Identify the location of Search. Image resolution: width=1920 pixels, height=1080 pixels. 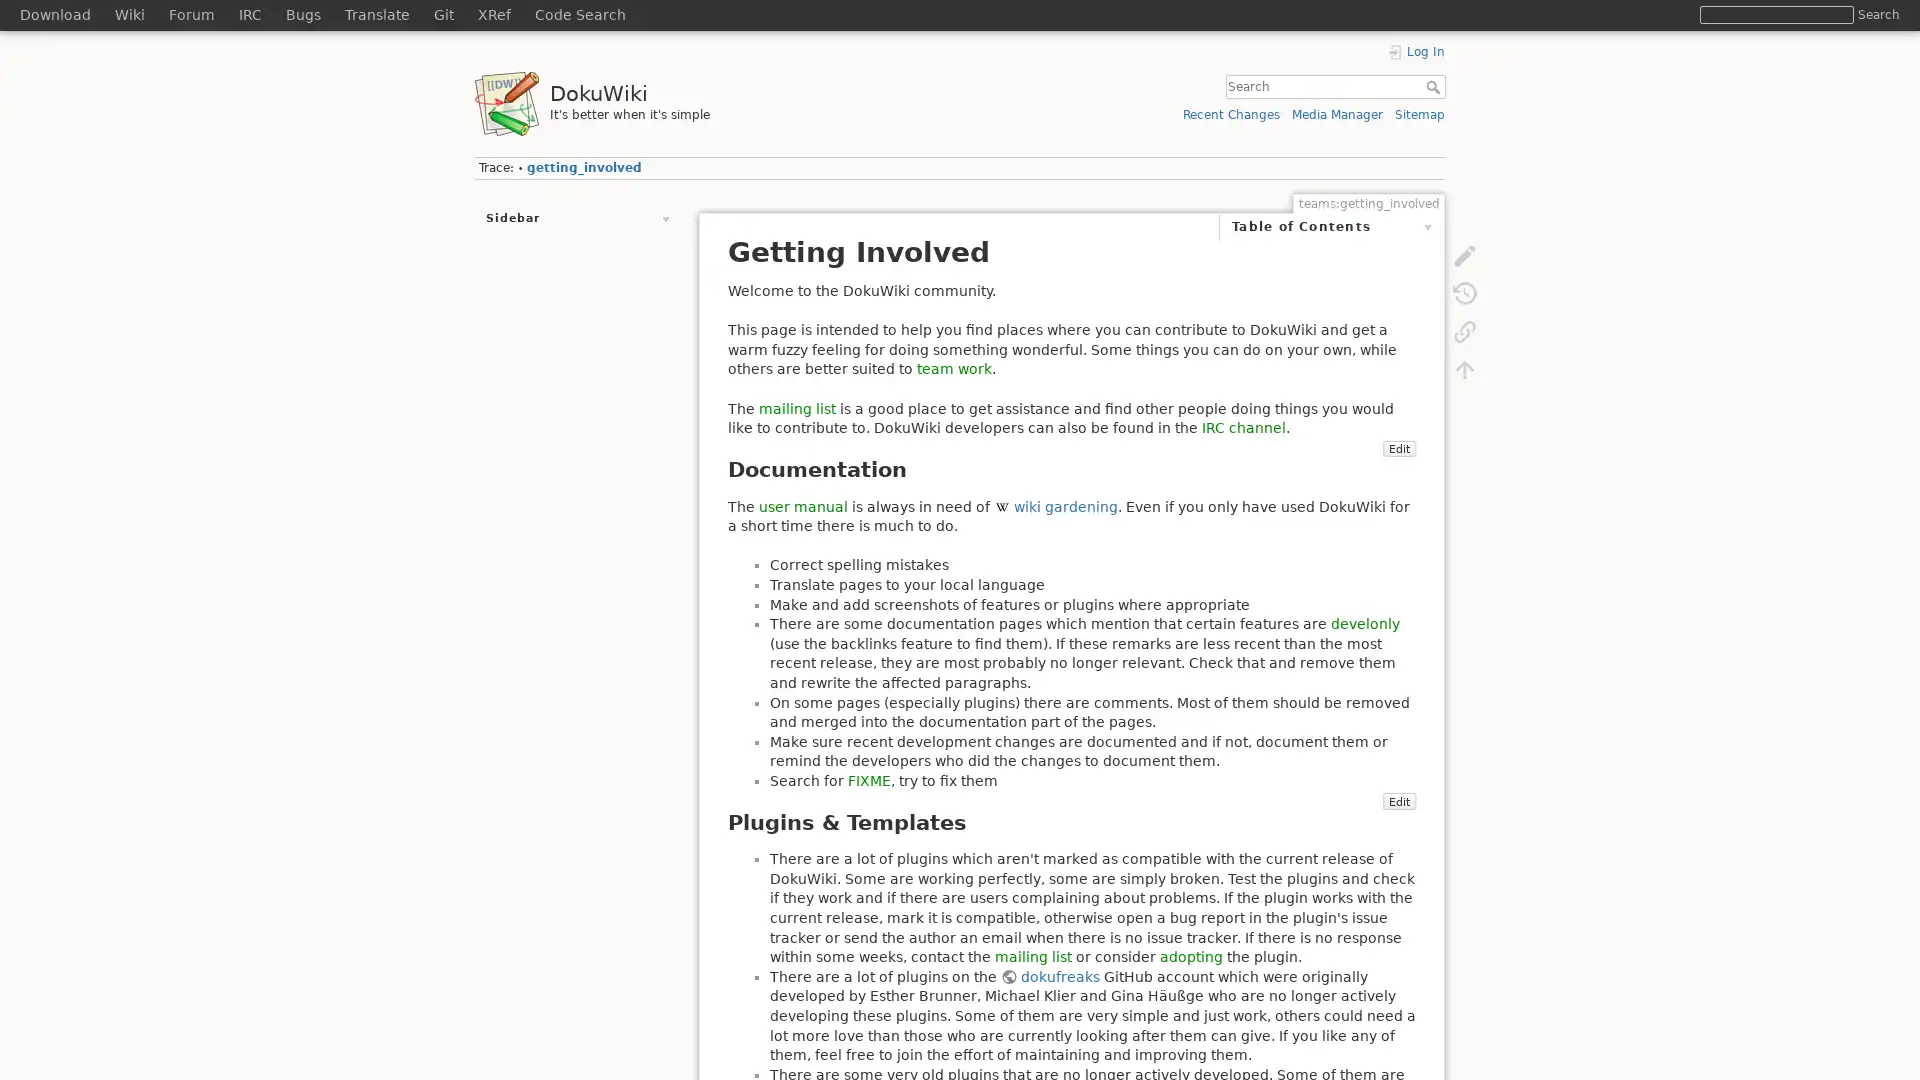
(1434, 86).